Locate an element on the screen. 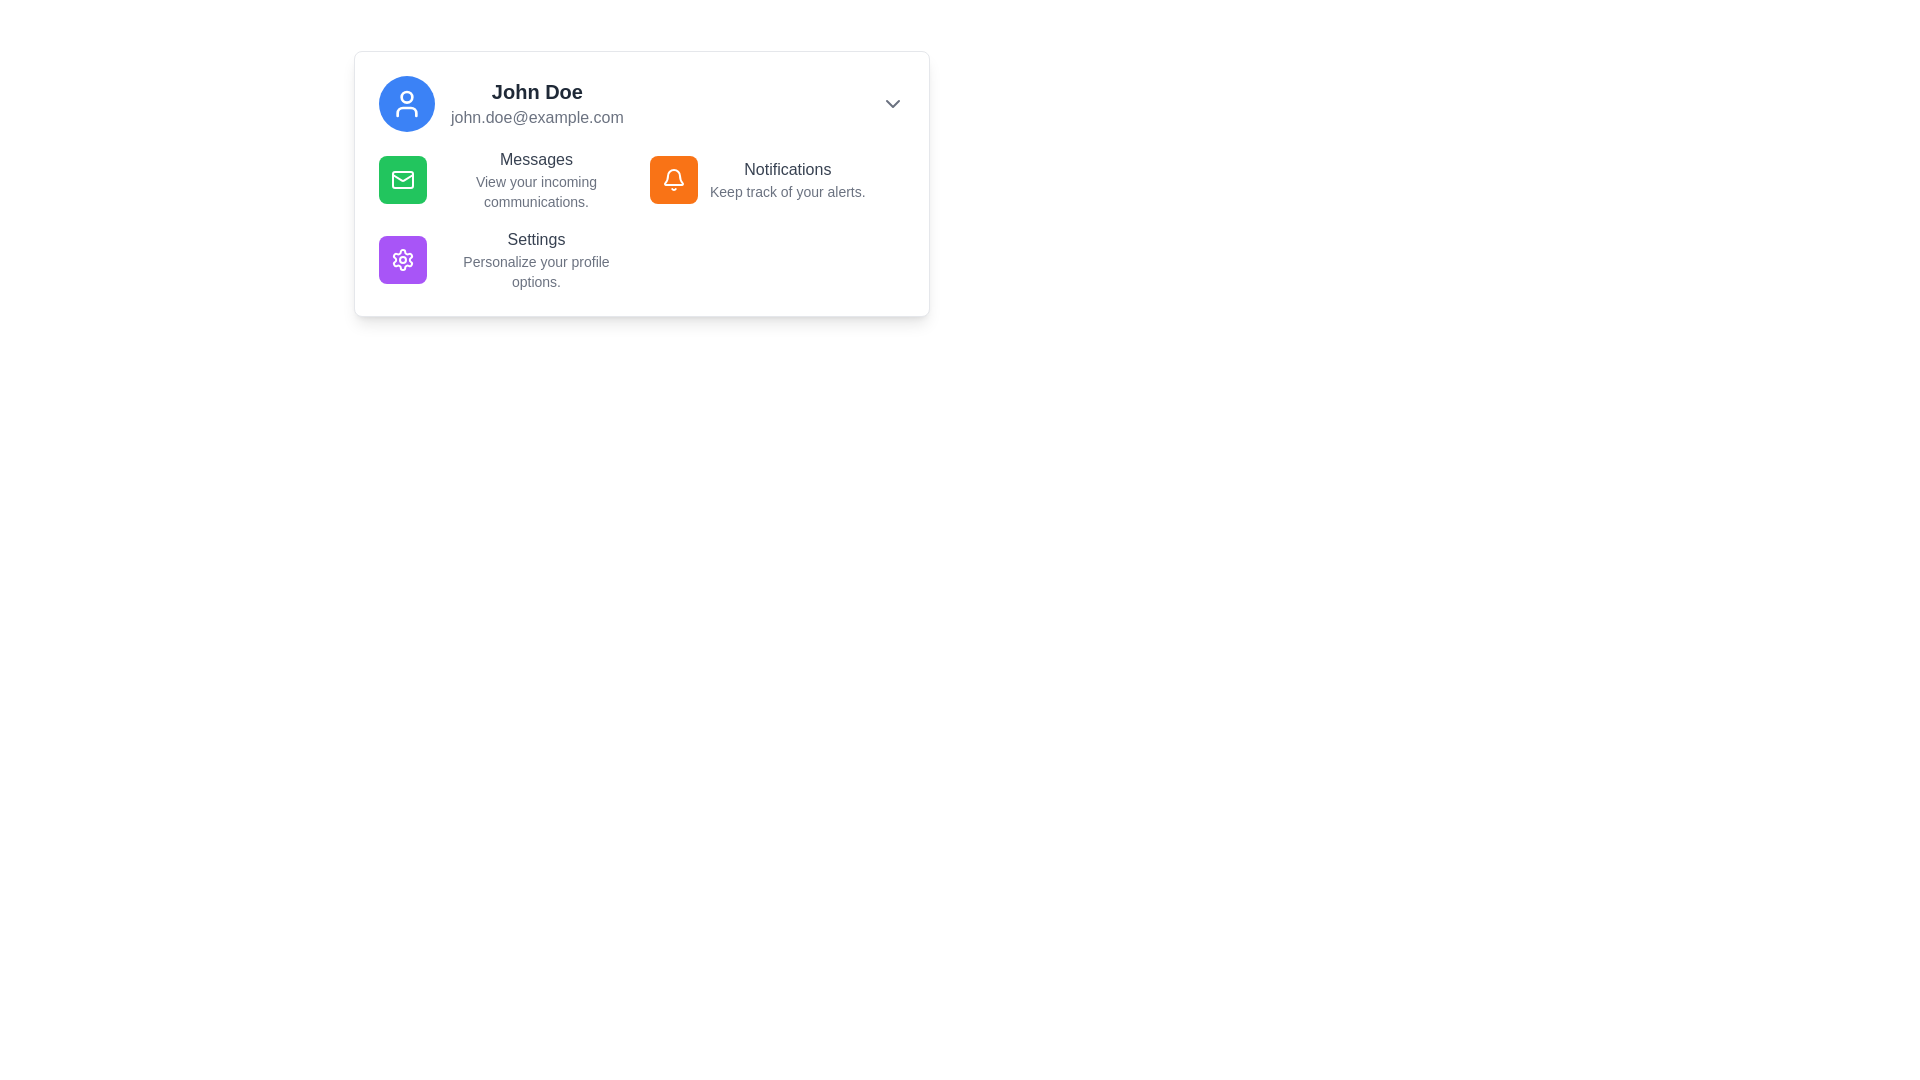  the notifications button, which is the second option in the middle row of a card interface is located at coordinates (673, 180).